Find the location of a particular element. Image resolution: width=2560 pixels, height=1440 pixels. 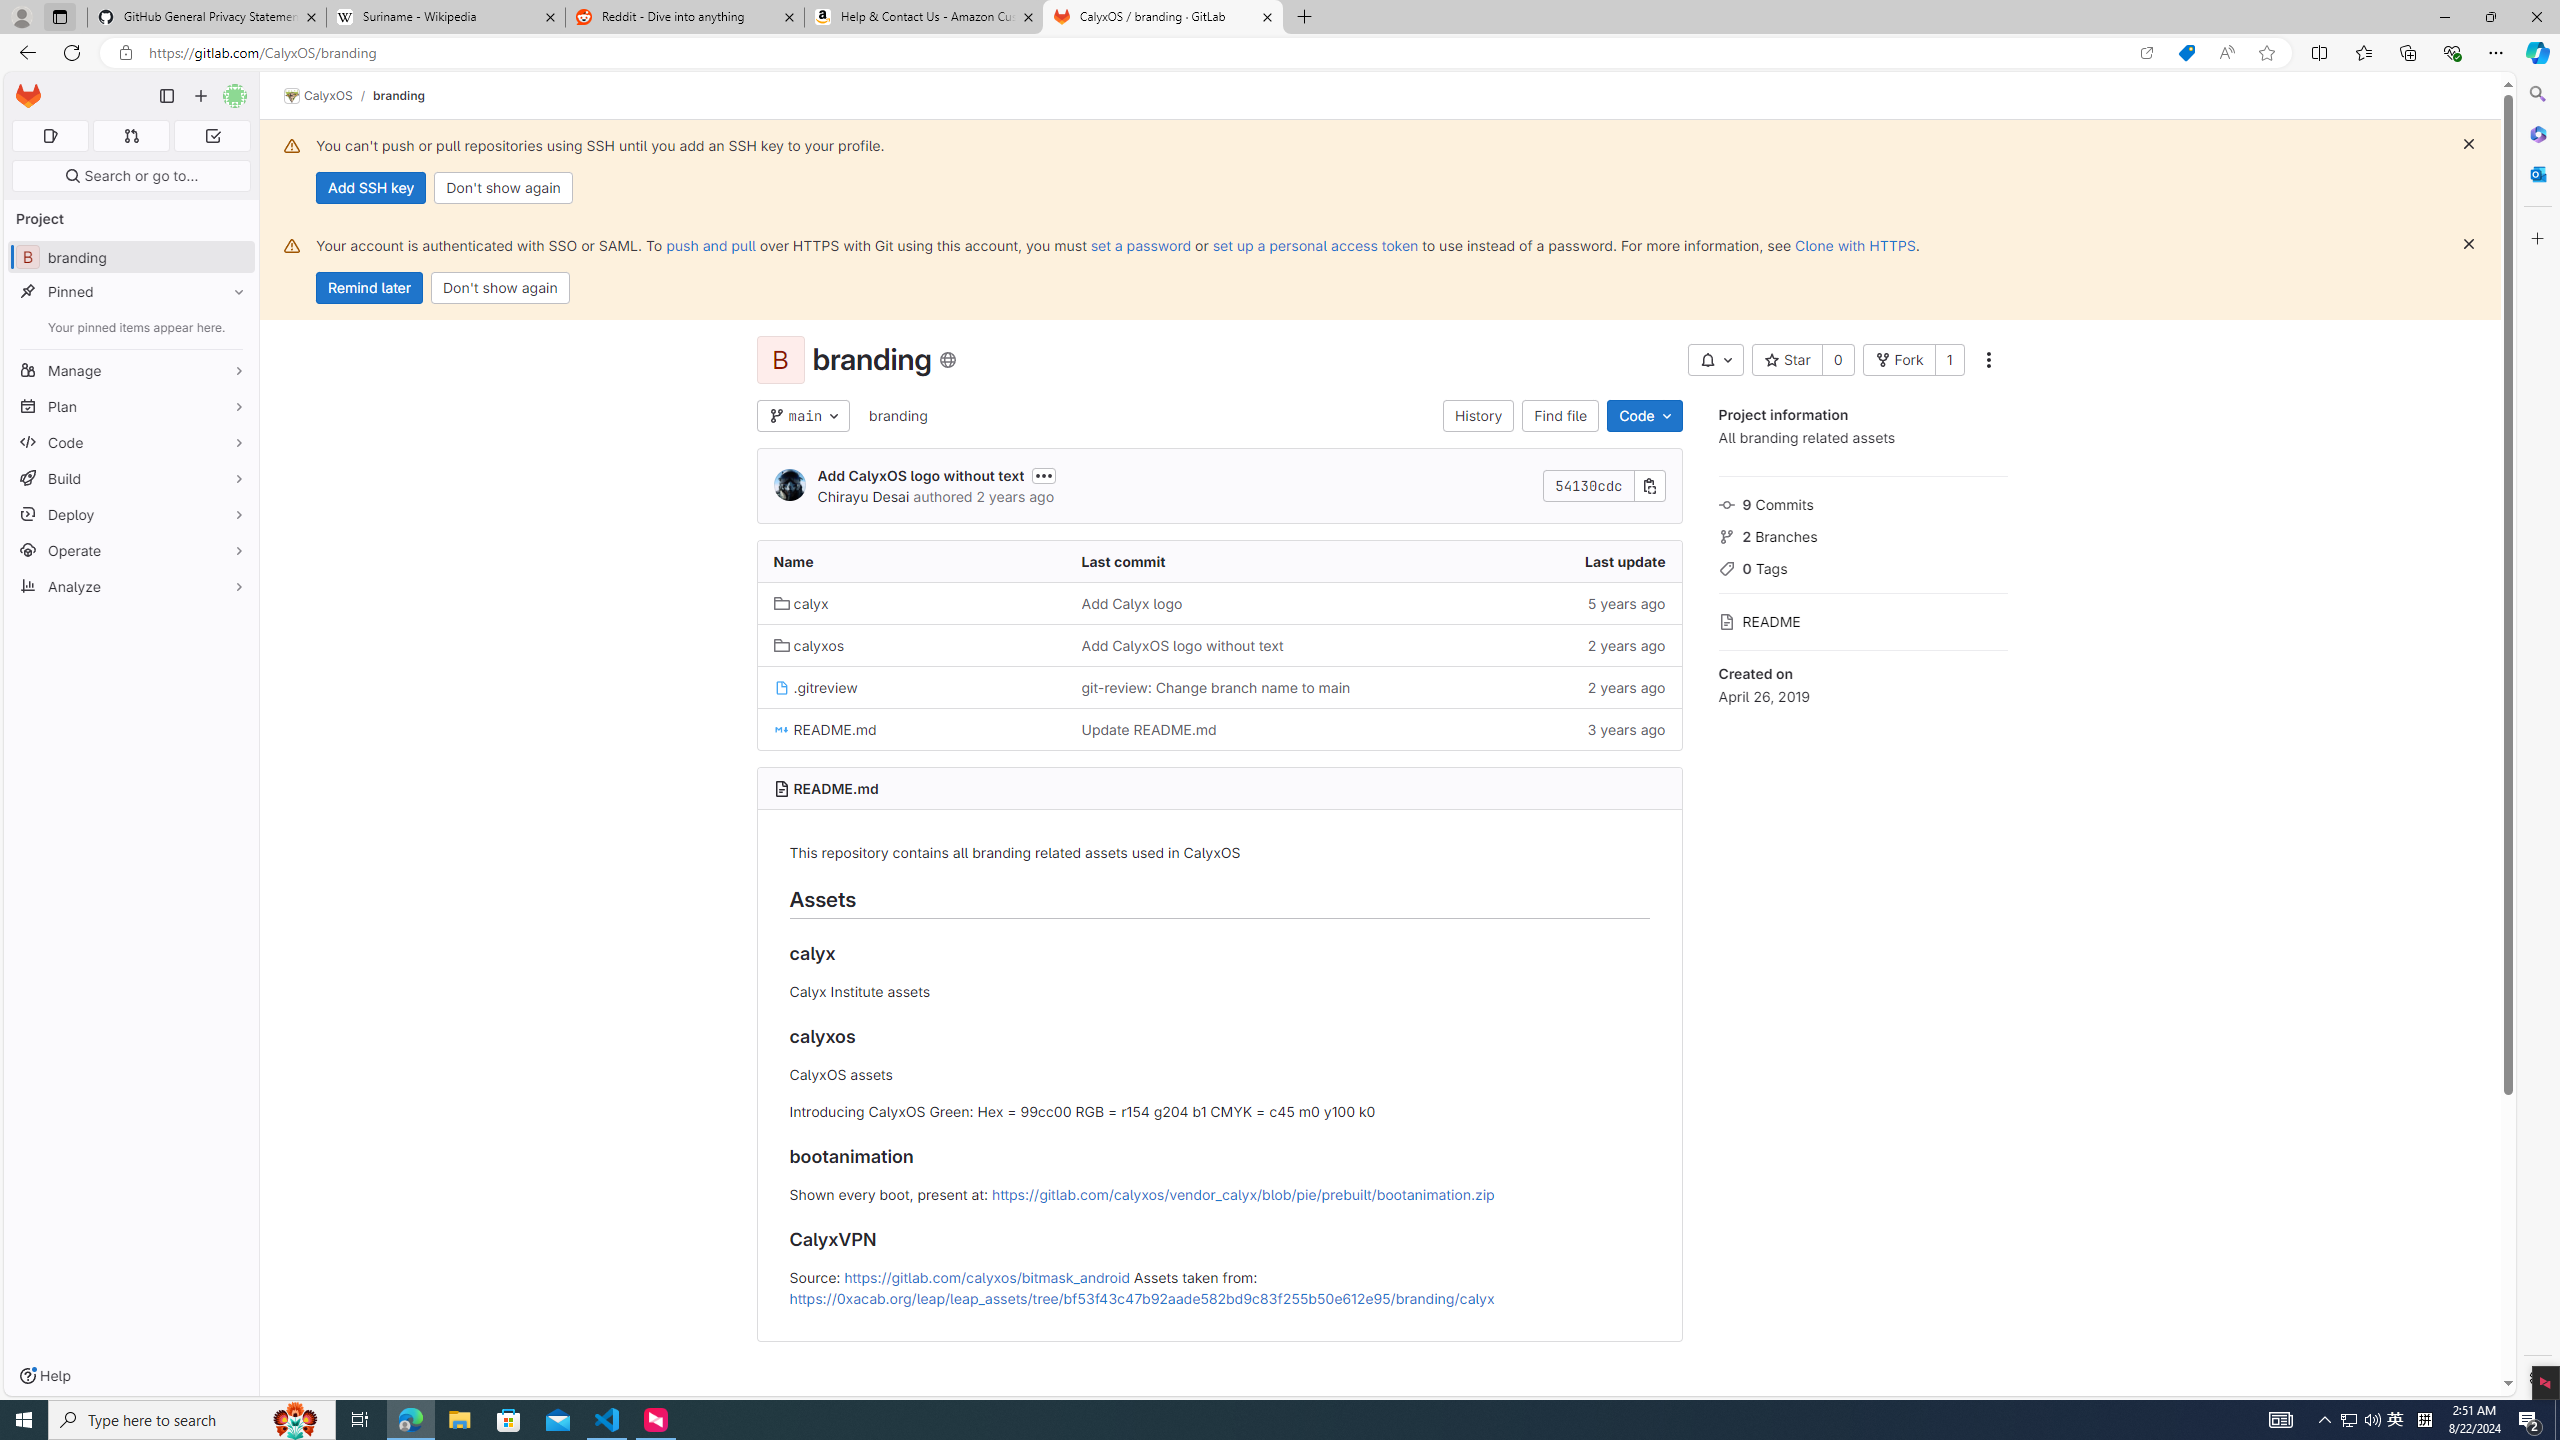

'Primary navigation sidebar' is located at coordinates (166, 95).